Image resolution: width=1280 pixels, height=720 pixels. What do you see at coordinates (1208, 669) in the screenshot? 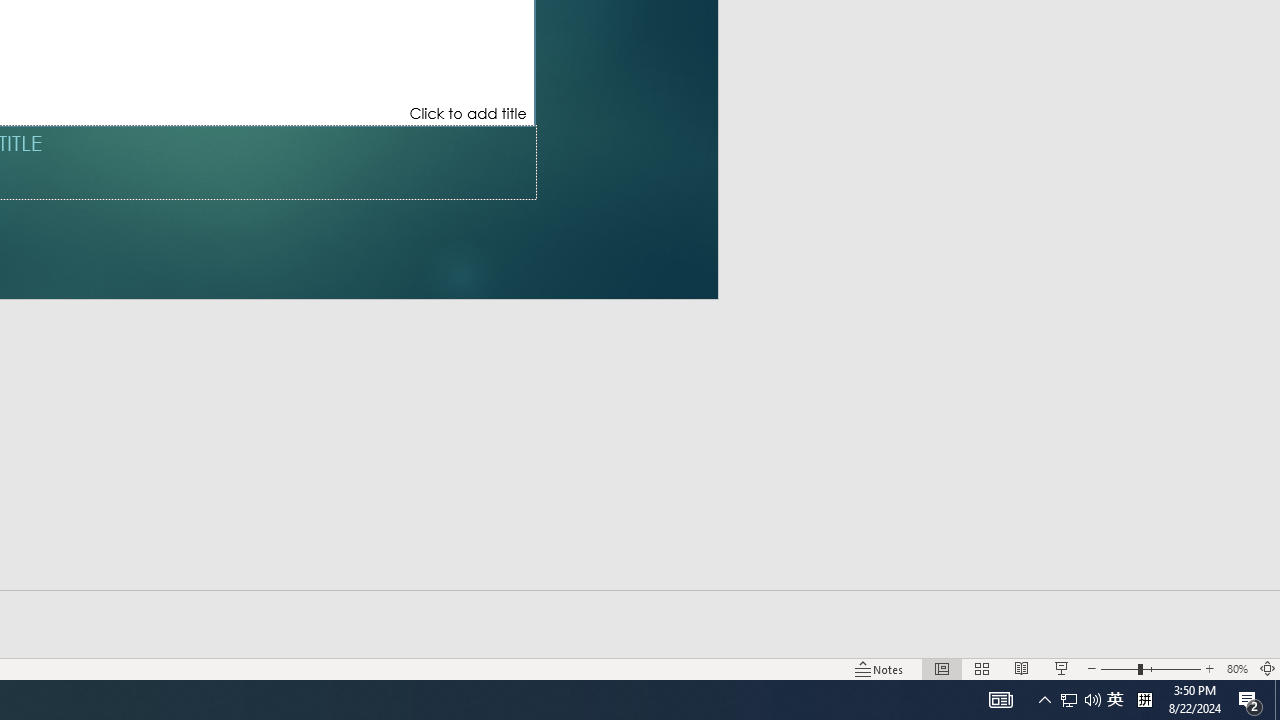
I see `'Zoom In'` at bounding box center [1208, 669].